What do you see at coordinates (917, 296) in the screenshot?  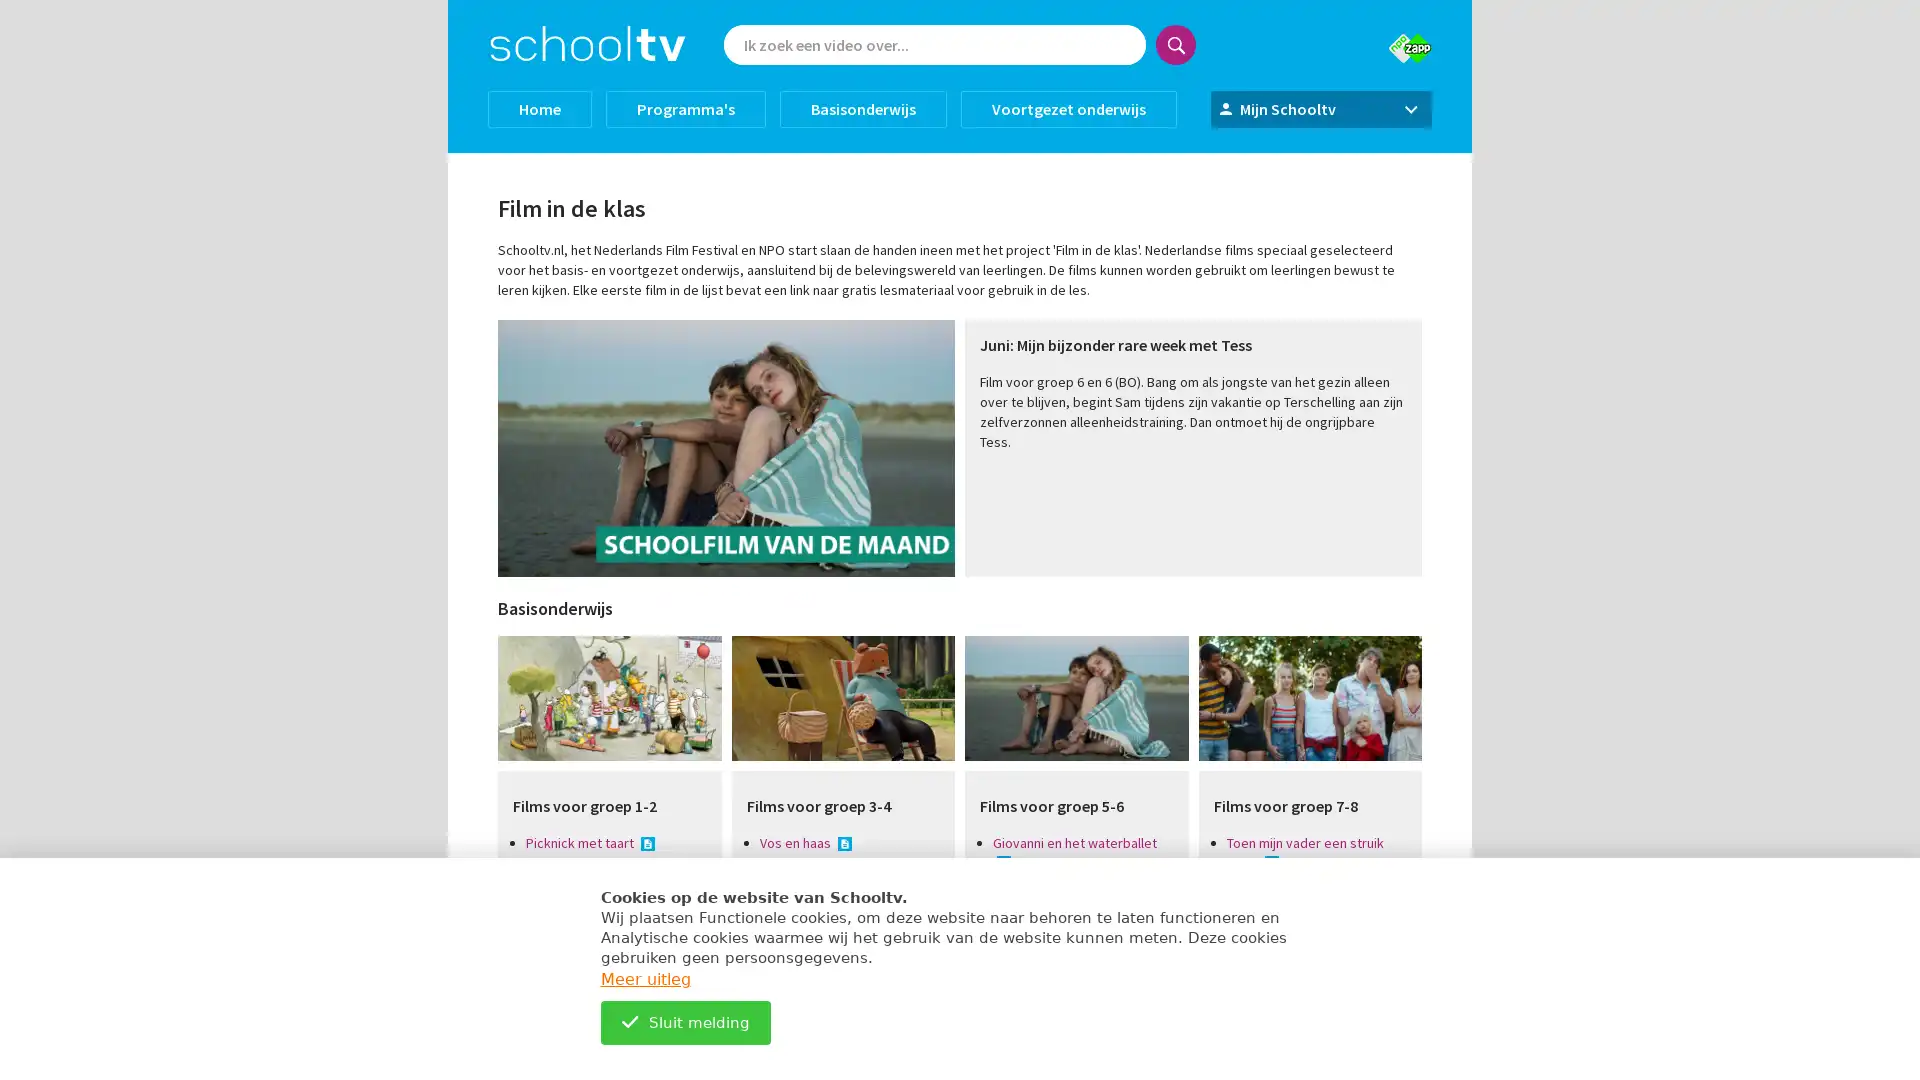 I see `Nee` at bounding box center [917, 296].